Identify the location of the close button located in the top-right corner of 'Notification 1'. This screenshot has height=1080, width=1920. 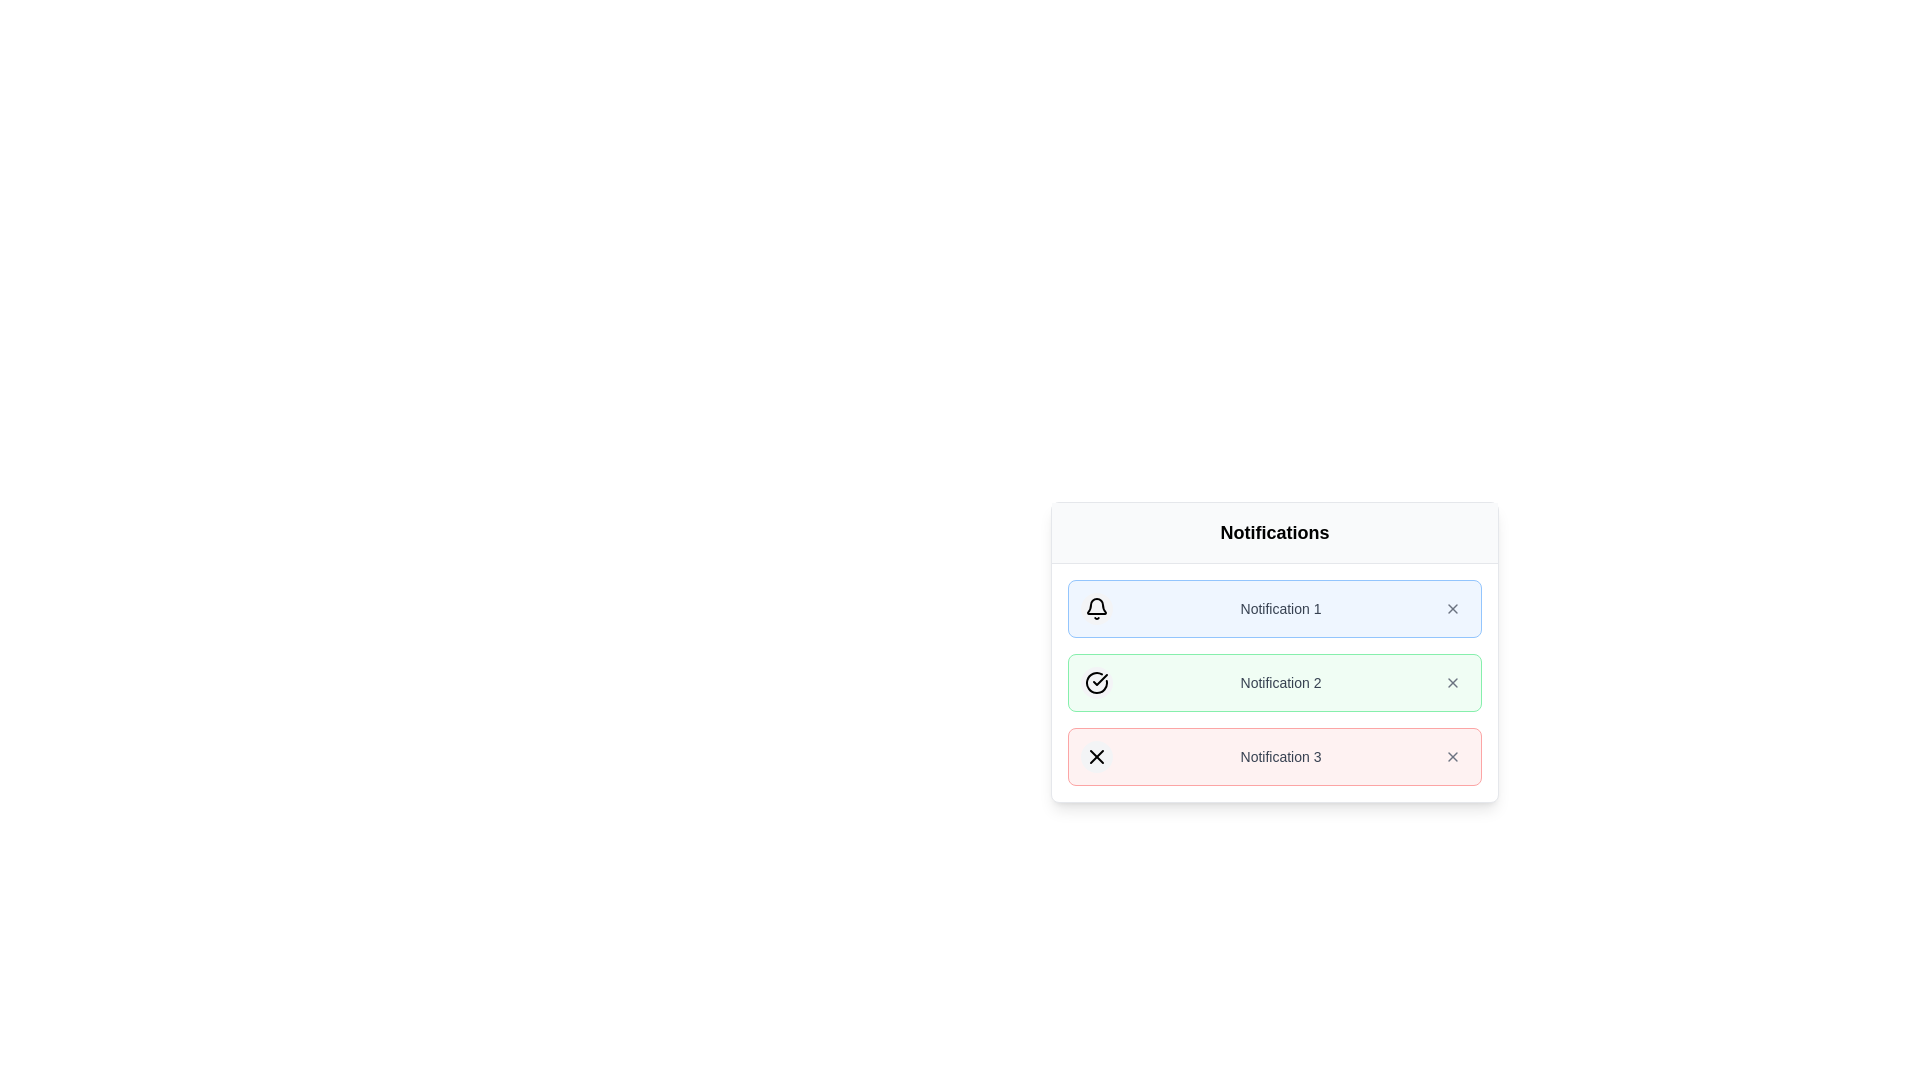
(1453, 608).